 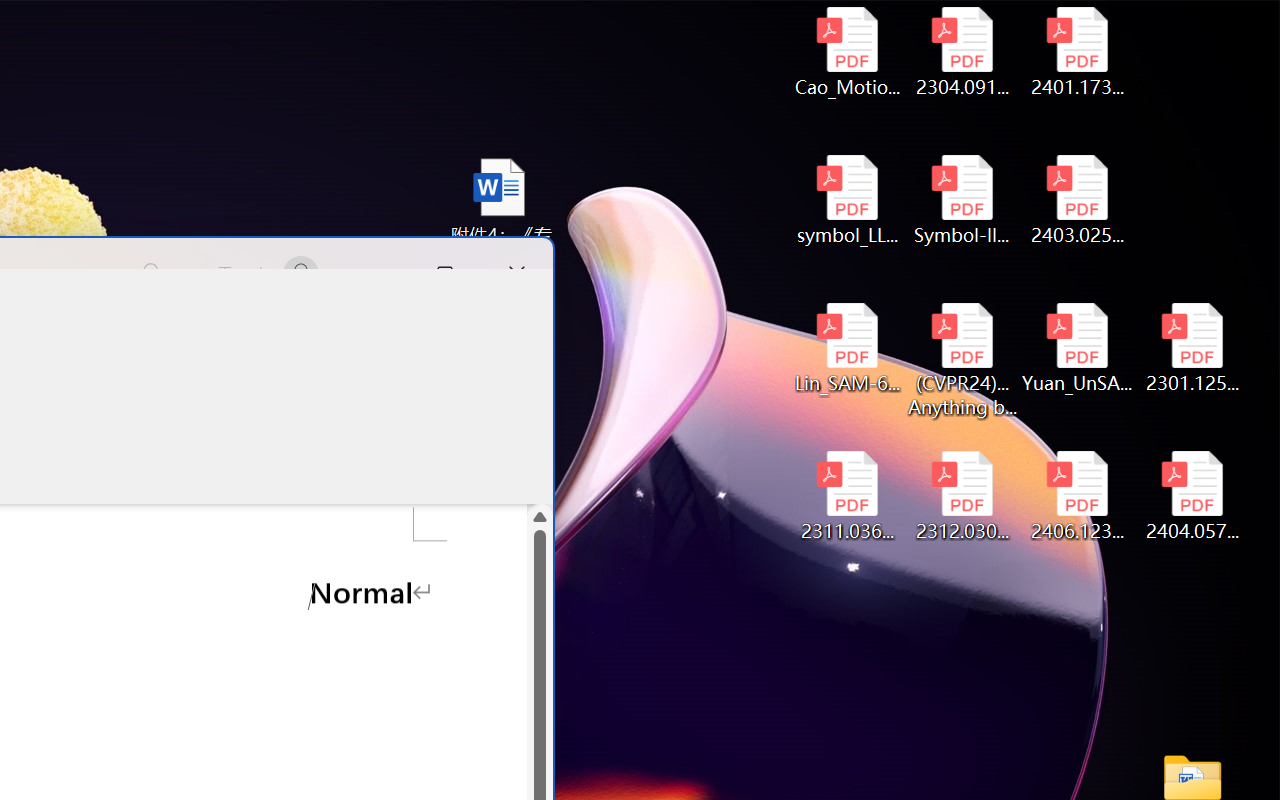 What do you see at coordinates (962, 200) in the screenshot?
I see `'Symbol-llm-v2.pdf'` at bounding box center [962, 200].